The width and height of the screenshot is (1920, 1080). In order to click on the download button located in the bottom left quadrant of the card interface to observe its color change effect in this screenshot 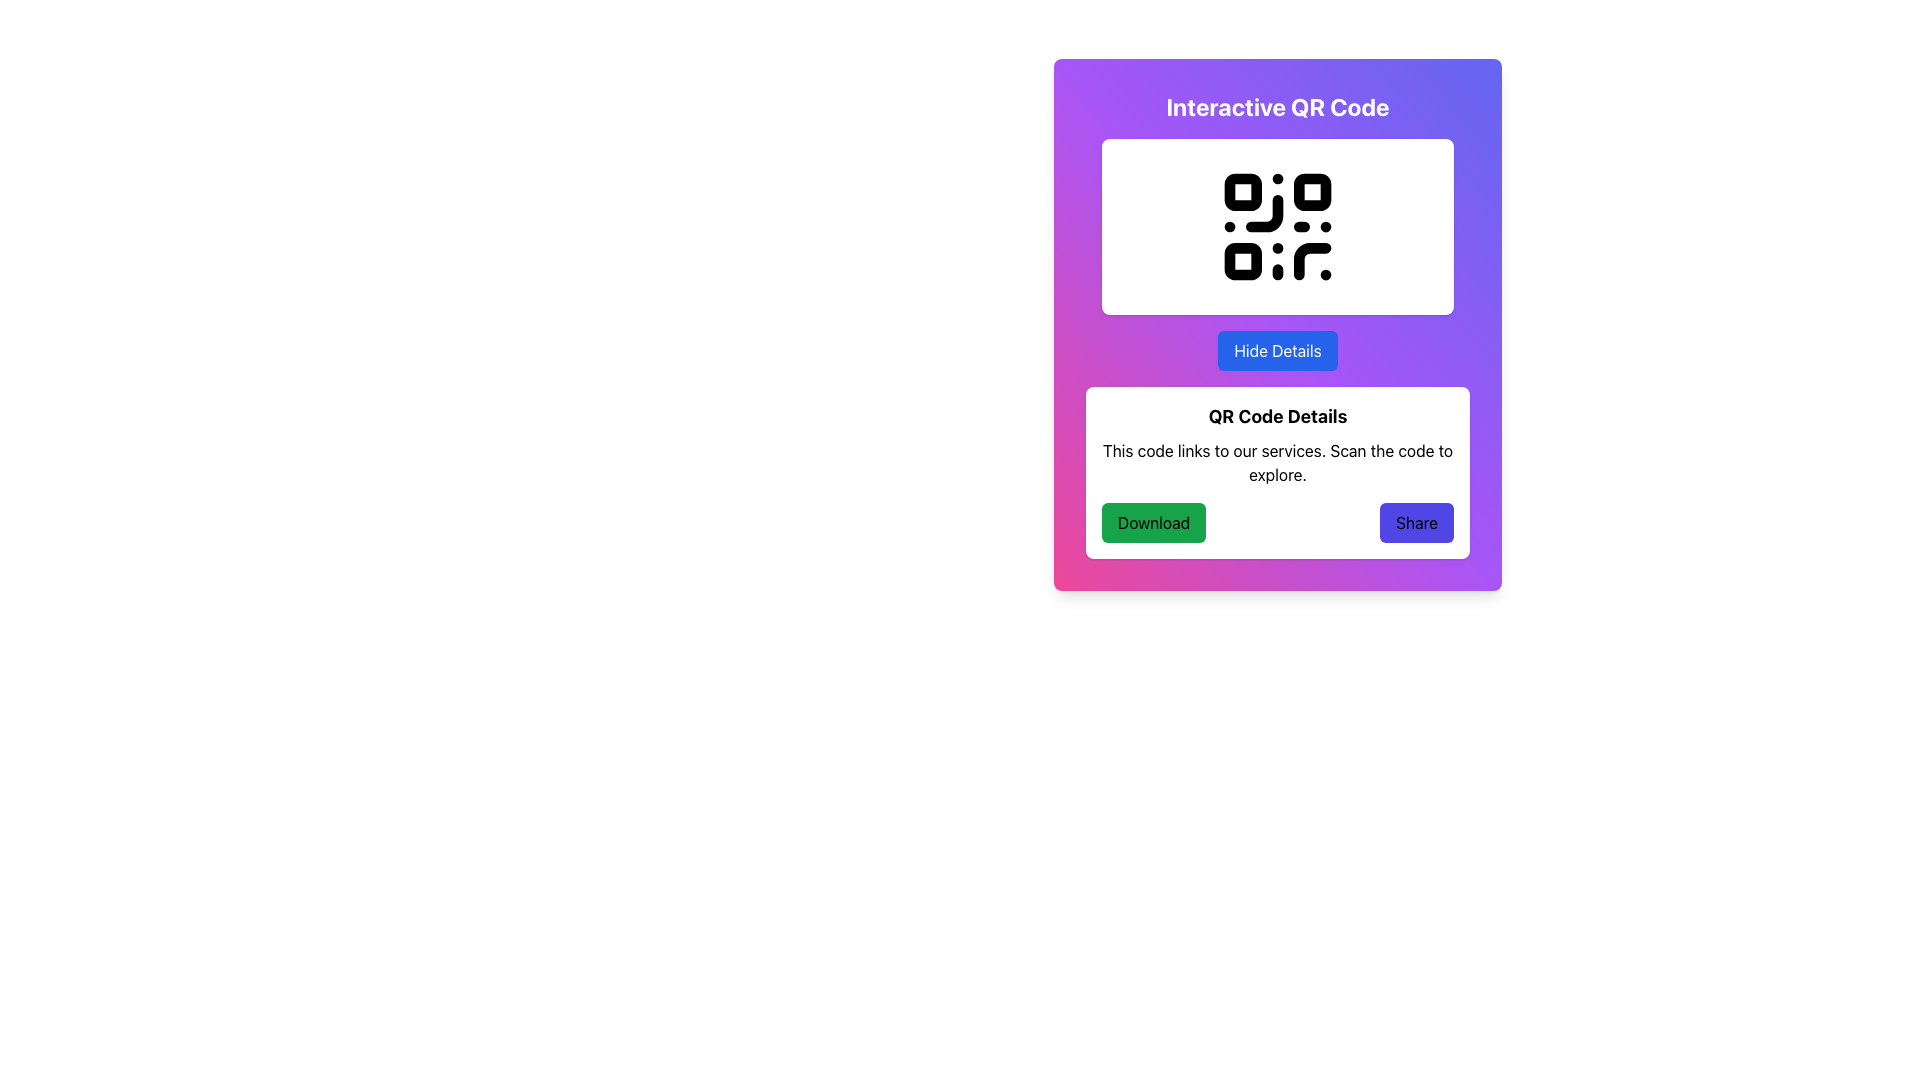, I will do `click(1154, 522)`.